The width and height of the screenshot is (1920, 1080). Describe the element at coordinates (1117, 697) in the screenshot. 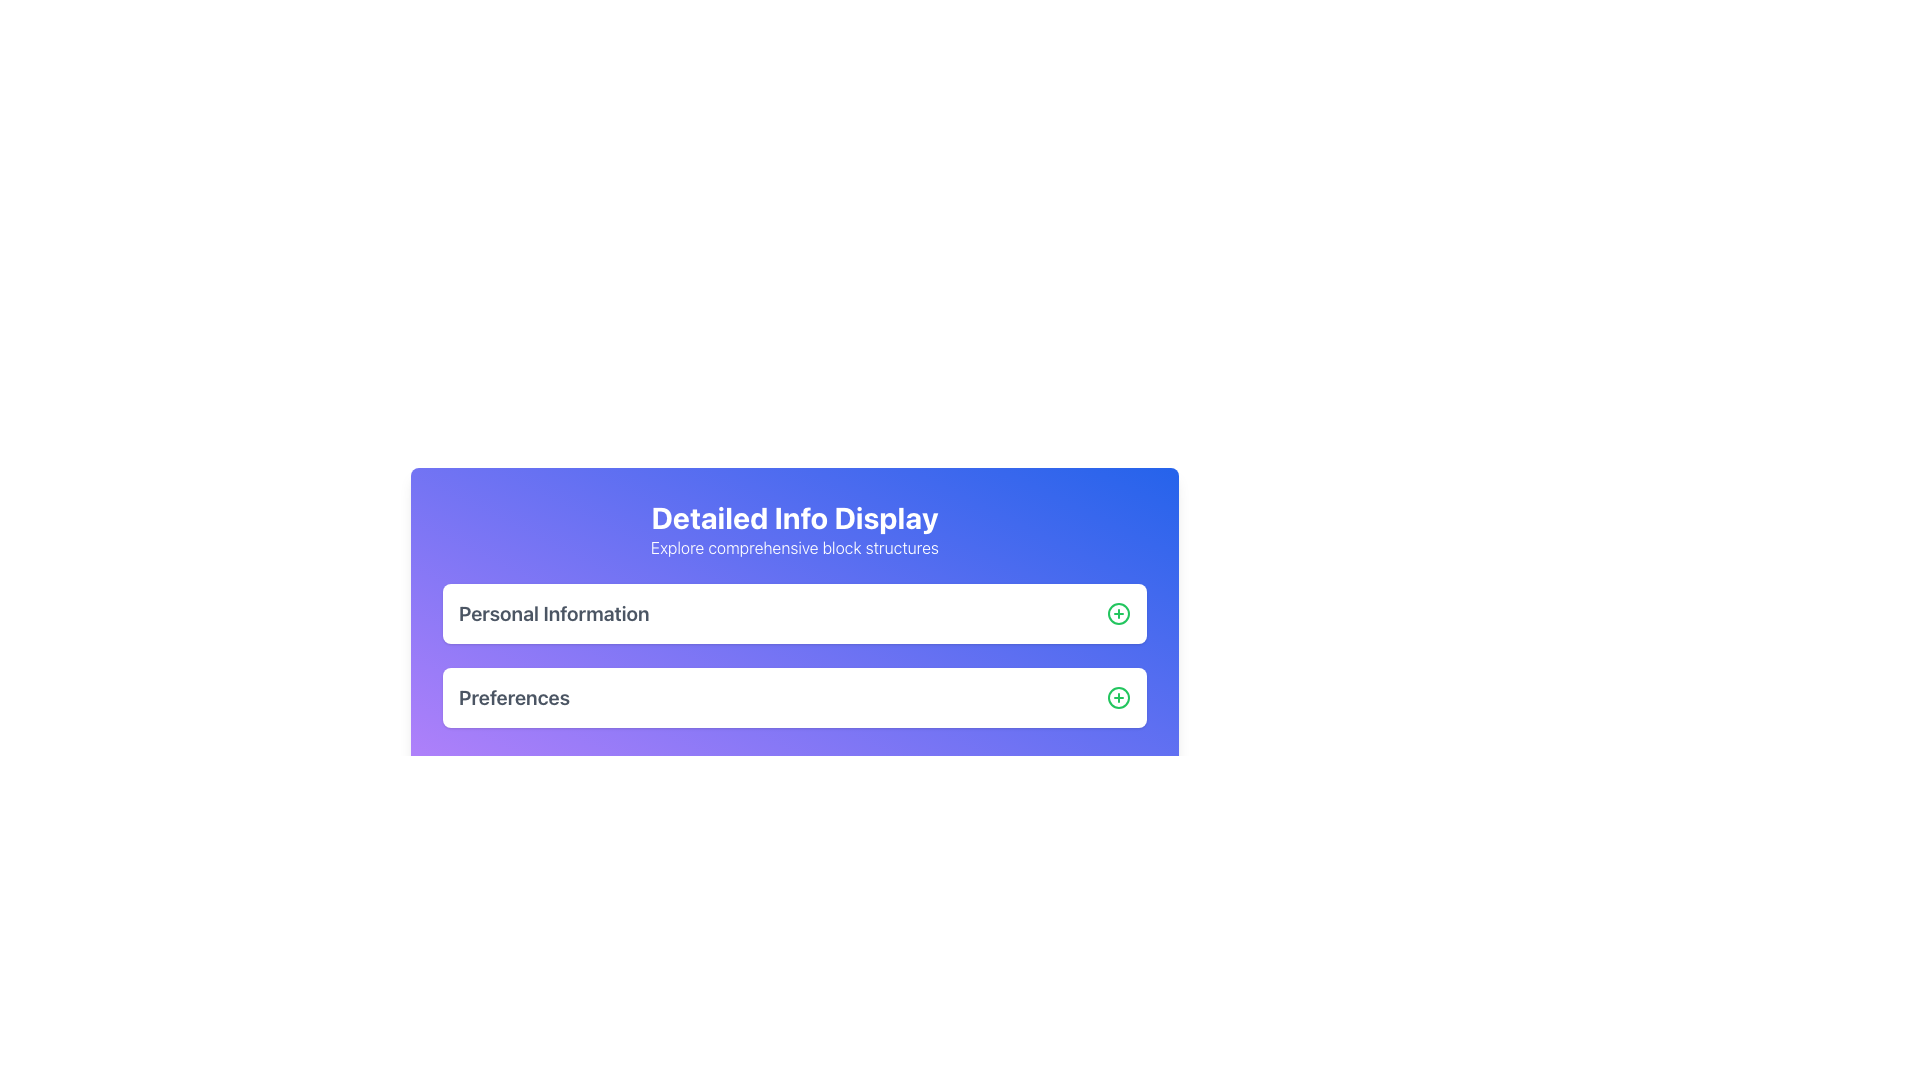

I see `the central circular component of the SVG group that represents the plus icon beside the 'Preferences' label` at that location.